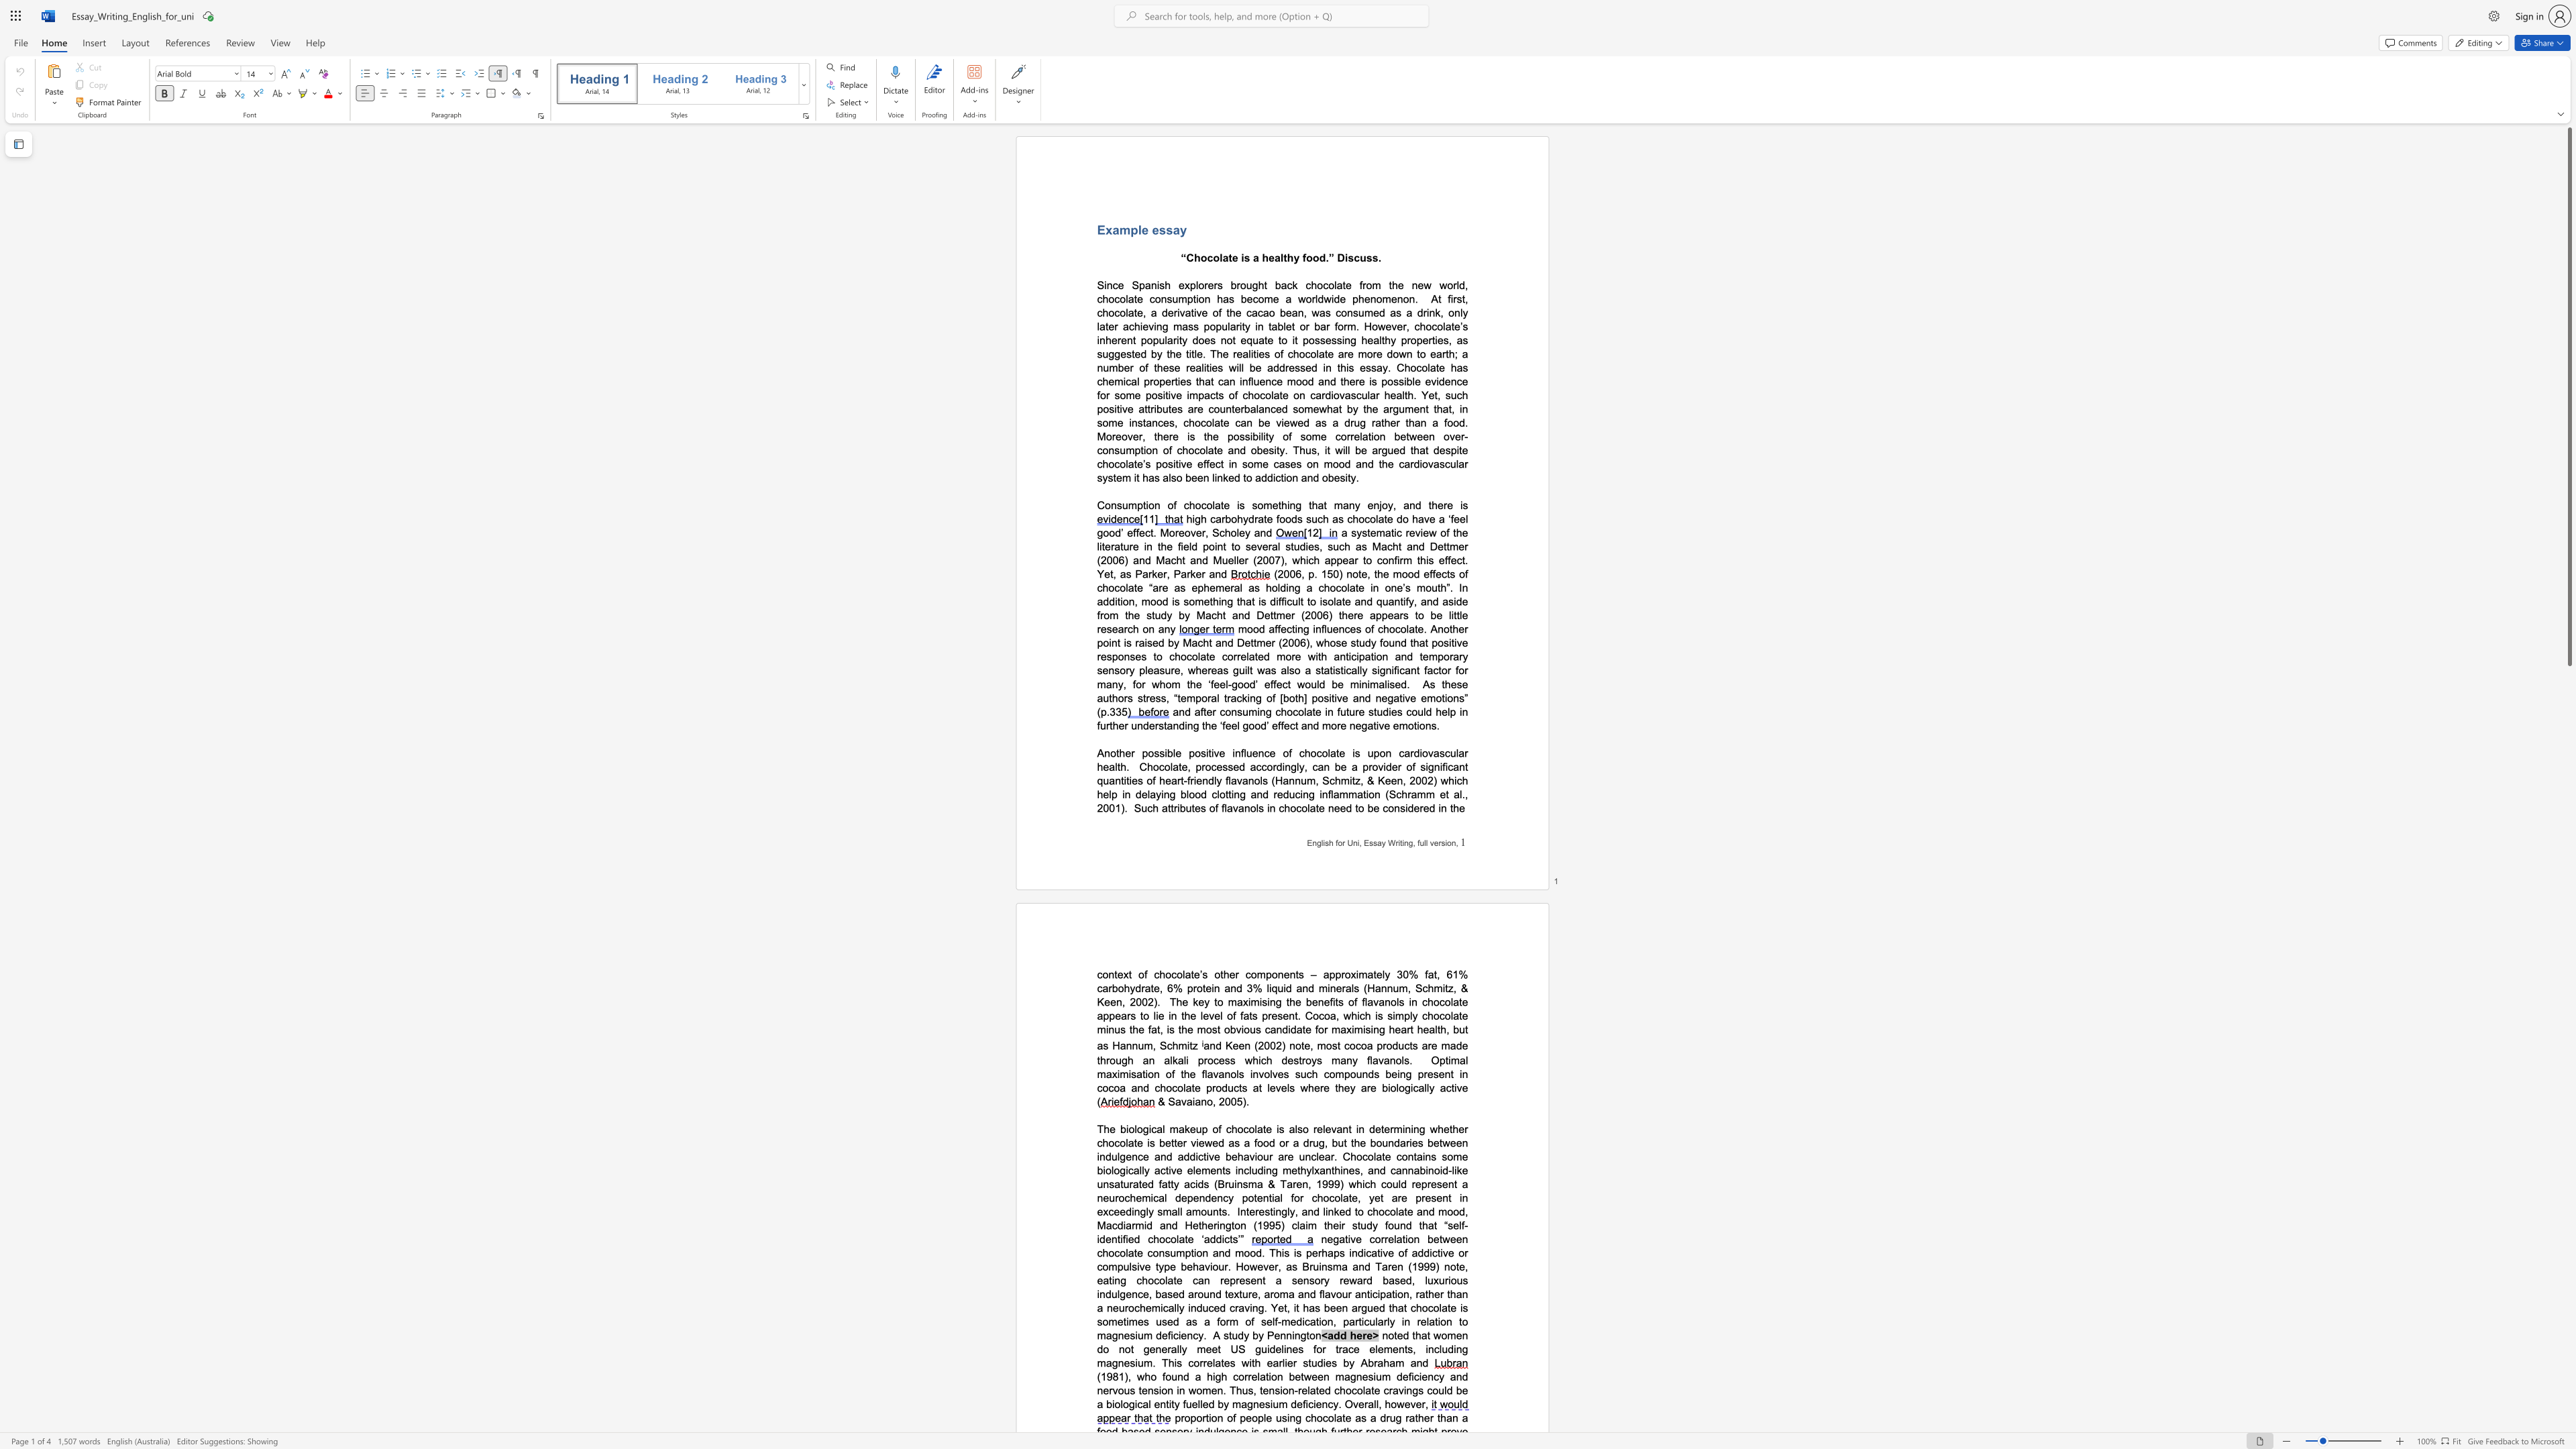  What do you see at coordinates (2568, 764) in the screenshot?
I see `the scrollbar to scroll downward` at bounding box center [2568, 764].